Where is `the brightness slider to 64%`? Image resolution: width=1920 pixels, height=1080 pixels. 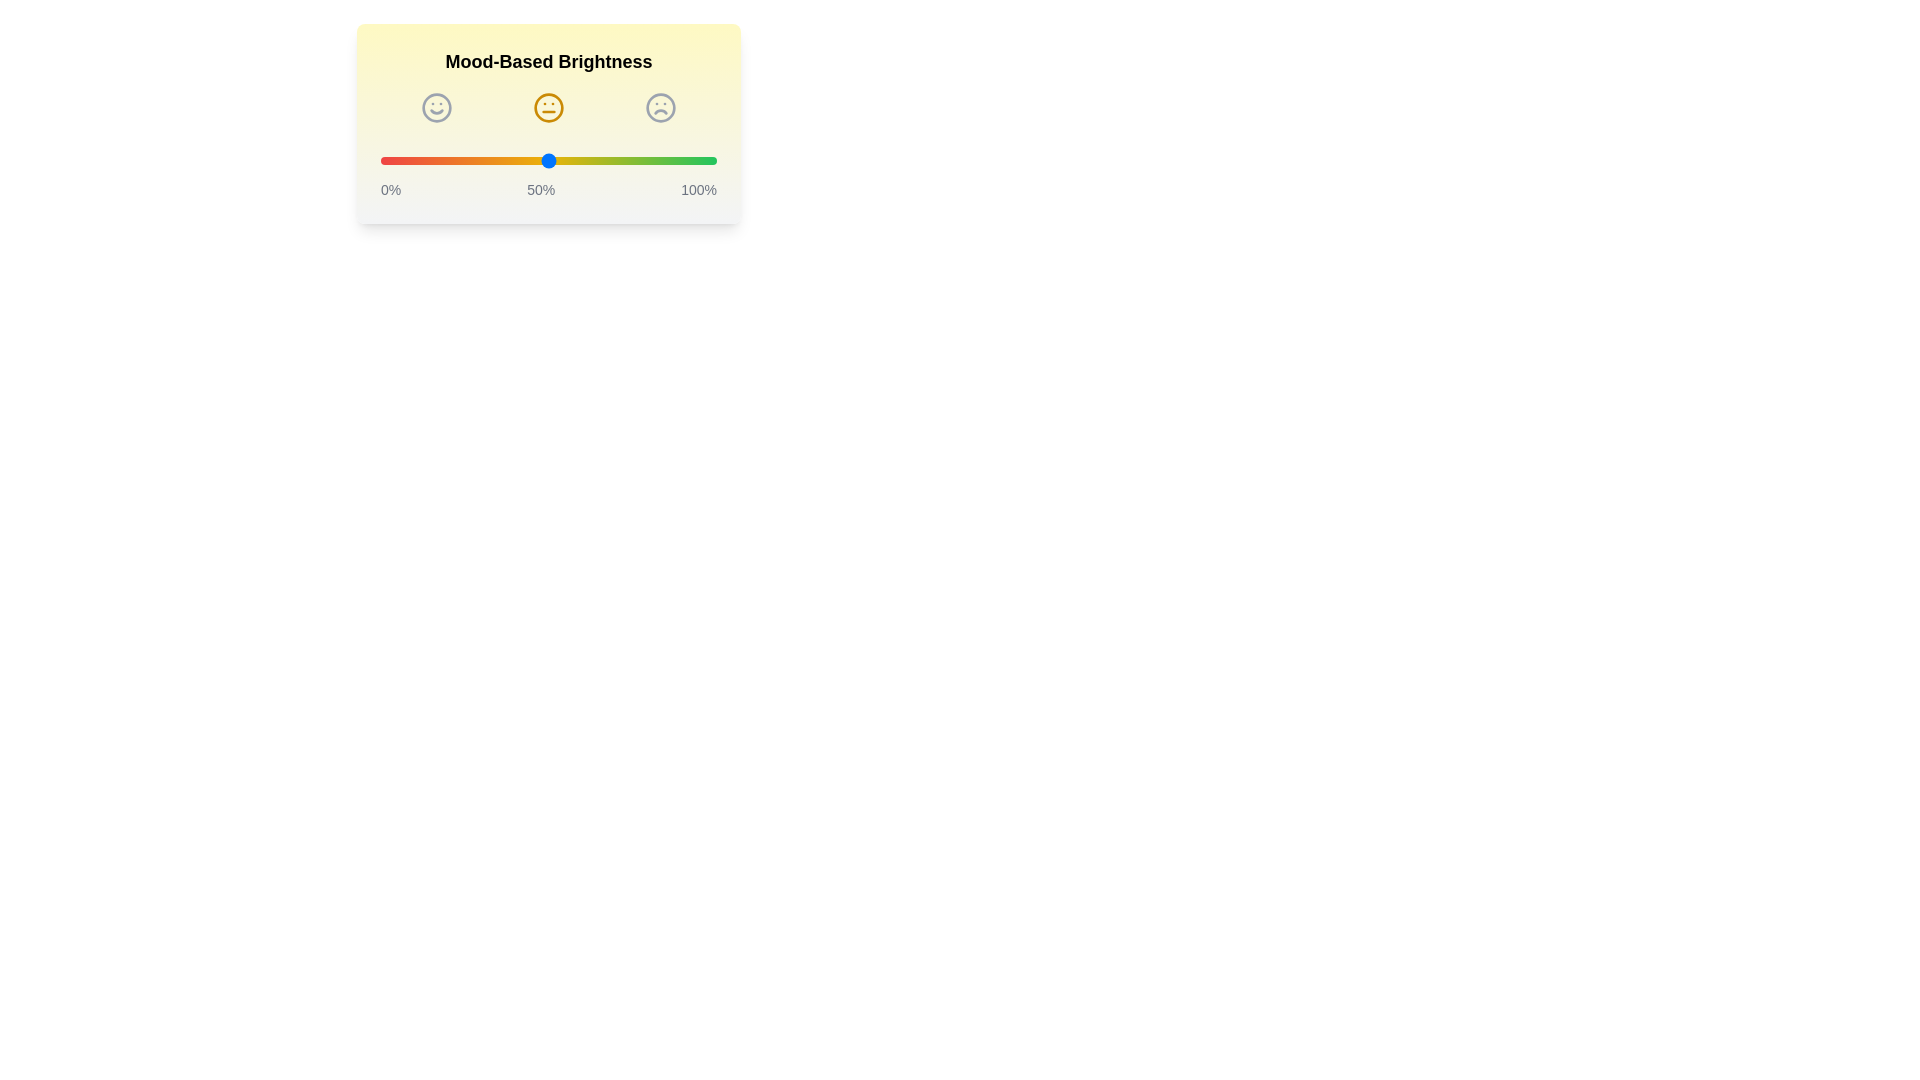 the brightness slider to 64% is located at coordinates (594, 160).